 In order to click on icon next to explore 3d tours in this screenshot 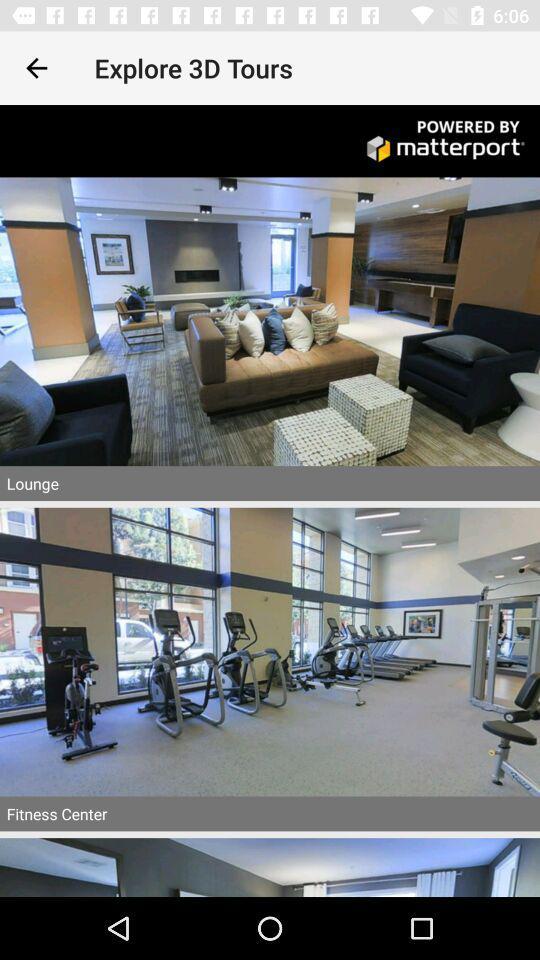, I will do `click(36, 68)`.